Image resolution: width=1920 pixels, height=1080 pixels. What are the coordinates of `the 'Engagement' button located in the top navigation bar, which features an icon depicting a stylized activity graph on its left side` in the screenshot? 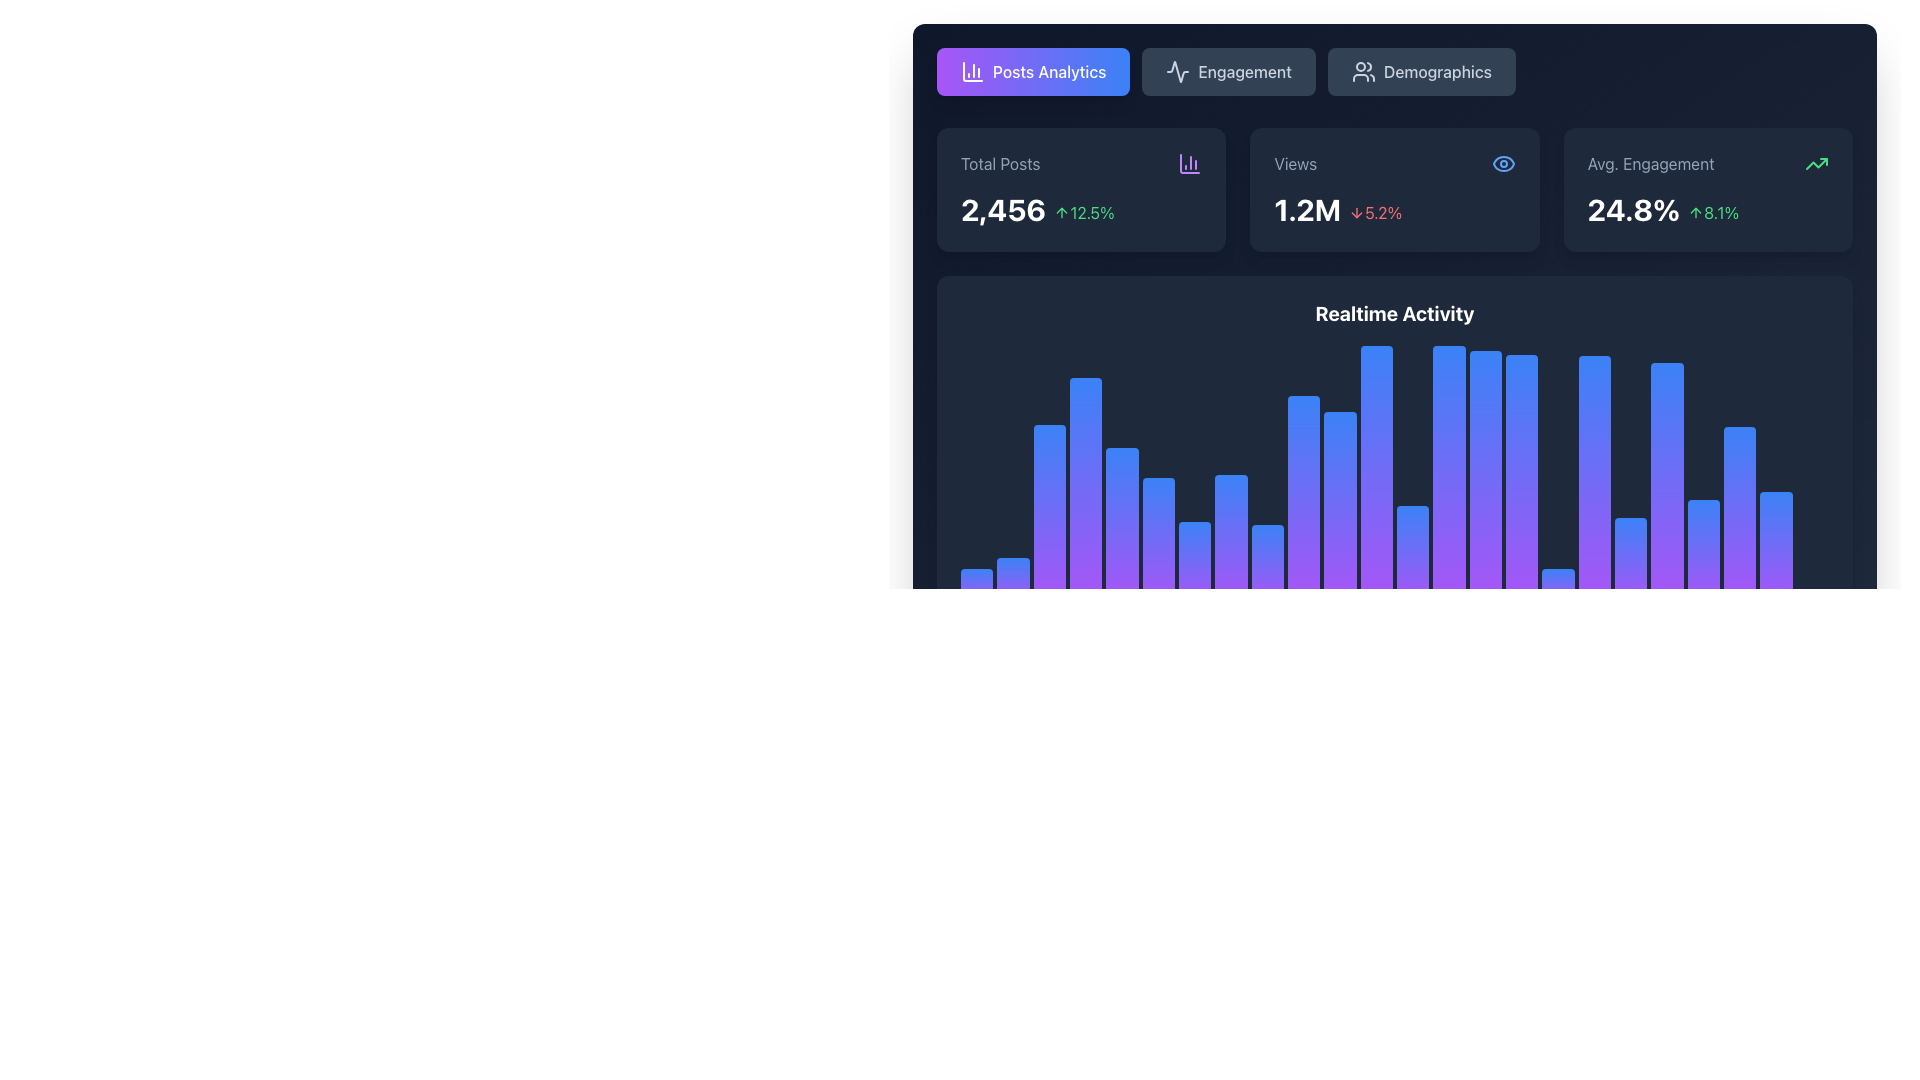 It's located at (1178, 71).